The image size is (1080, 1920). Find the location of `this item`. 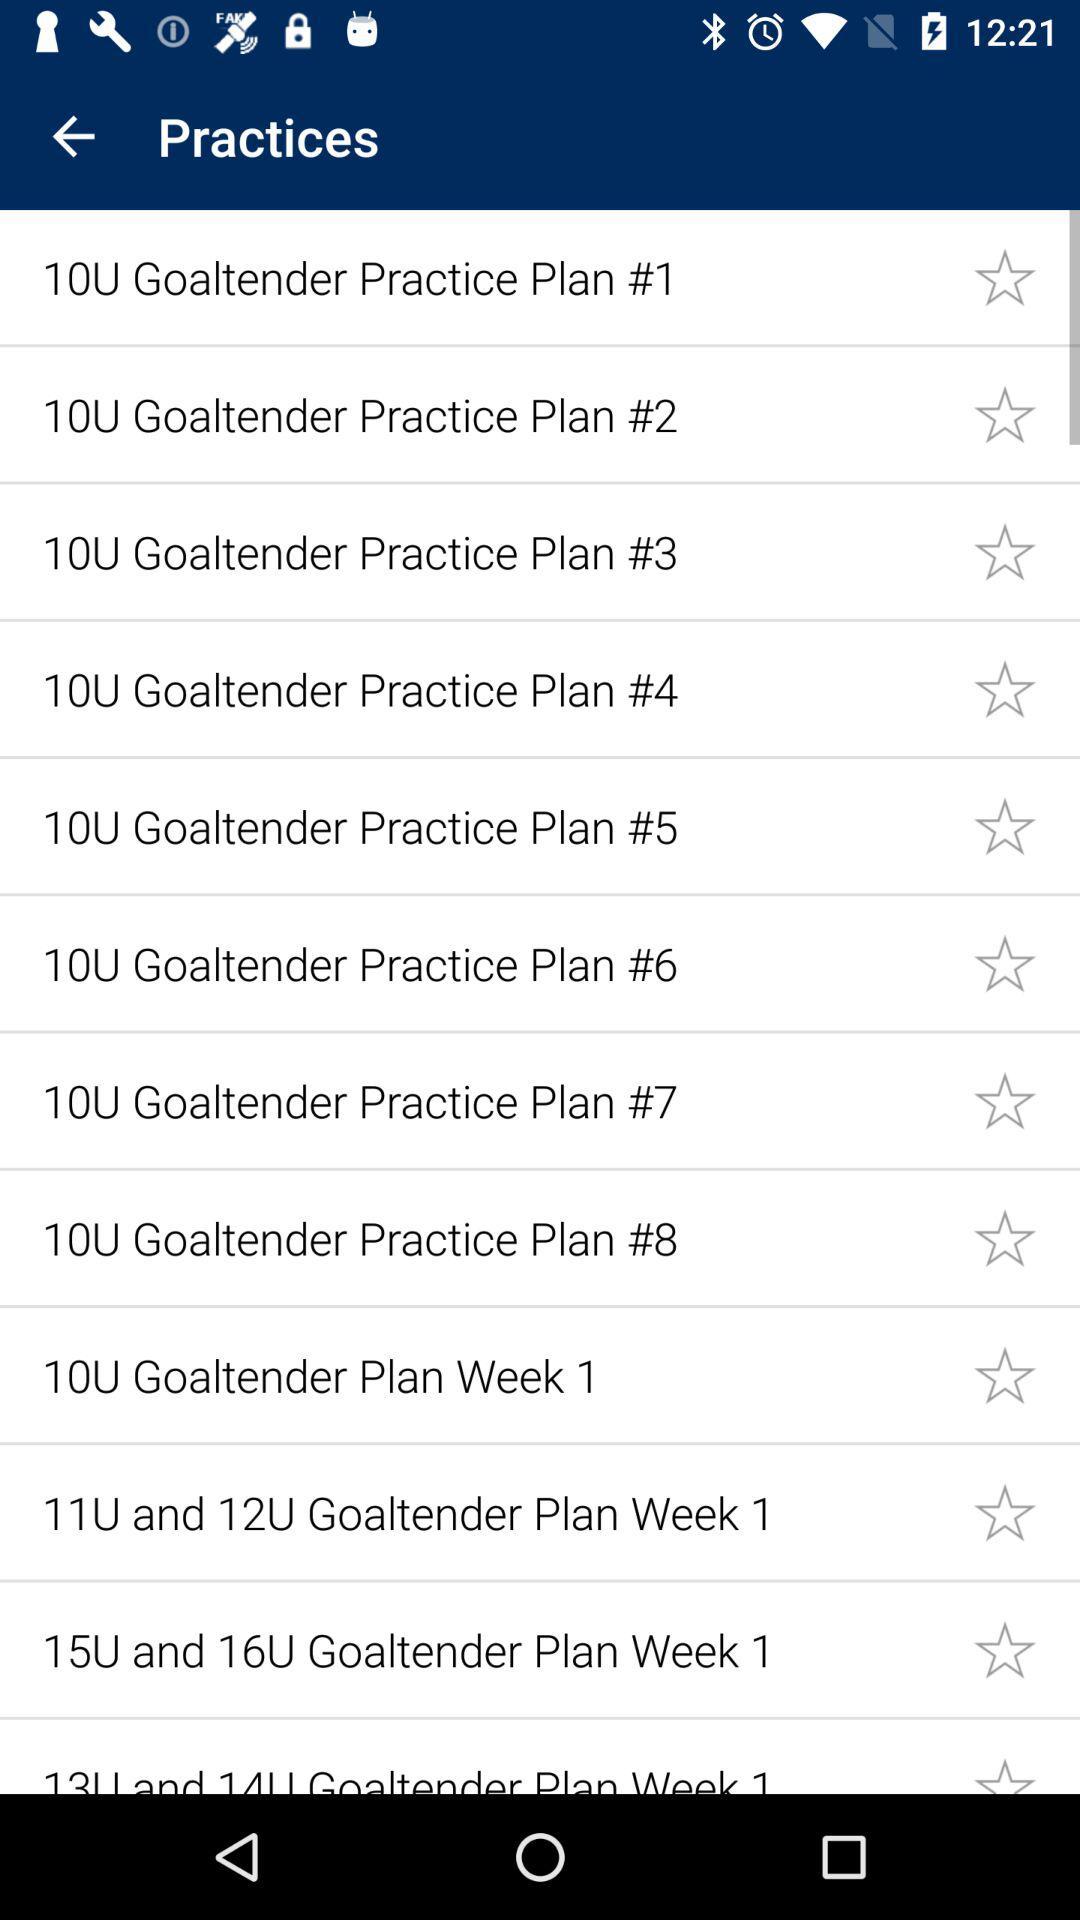

this item is located at coordinates (1026, 1373).